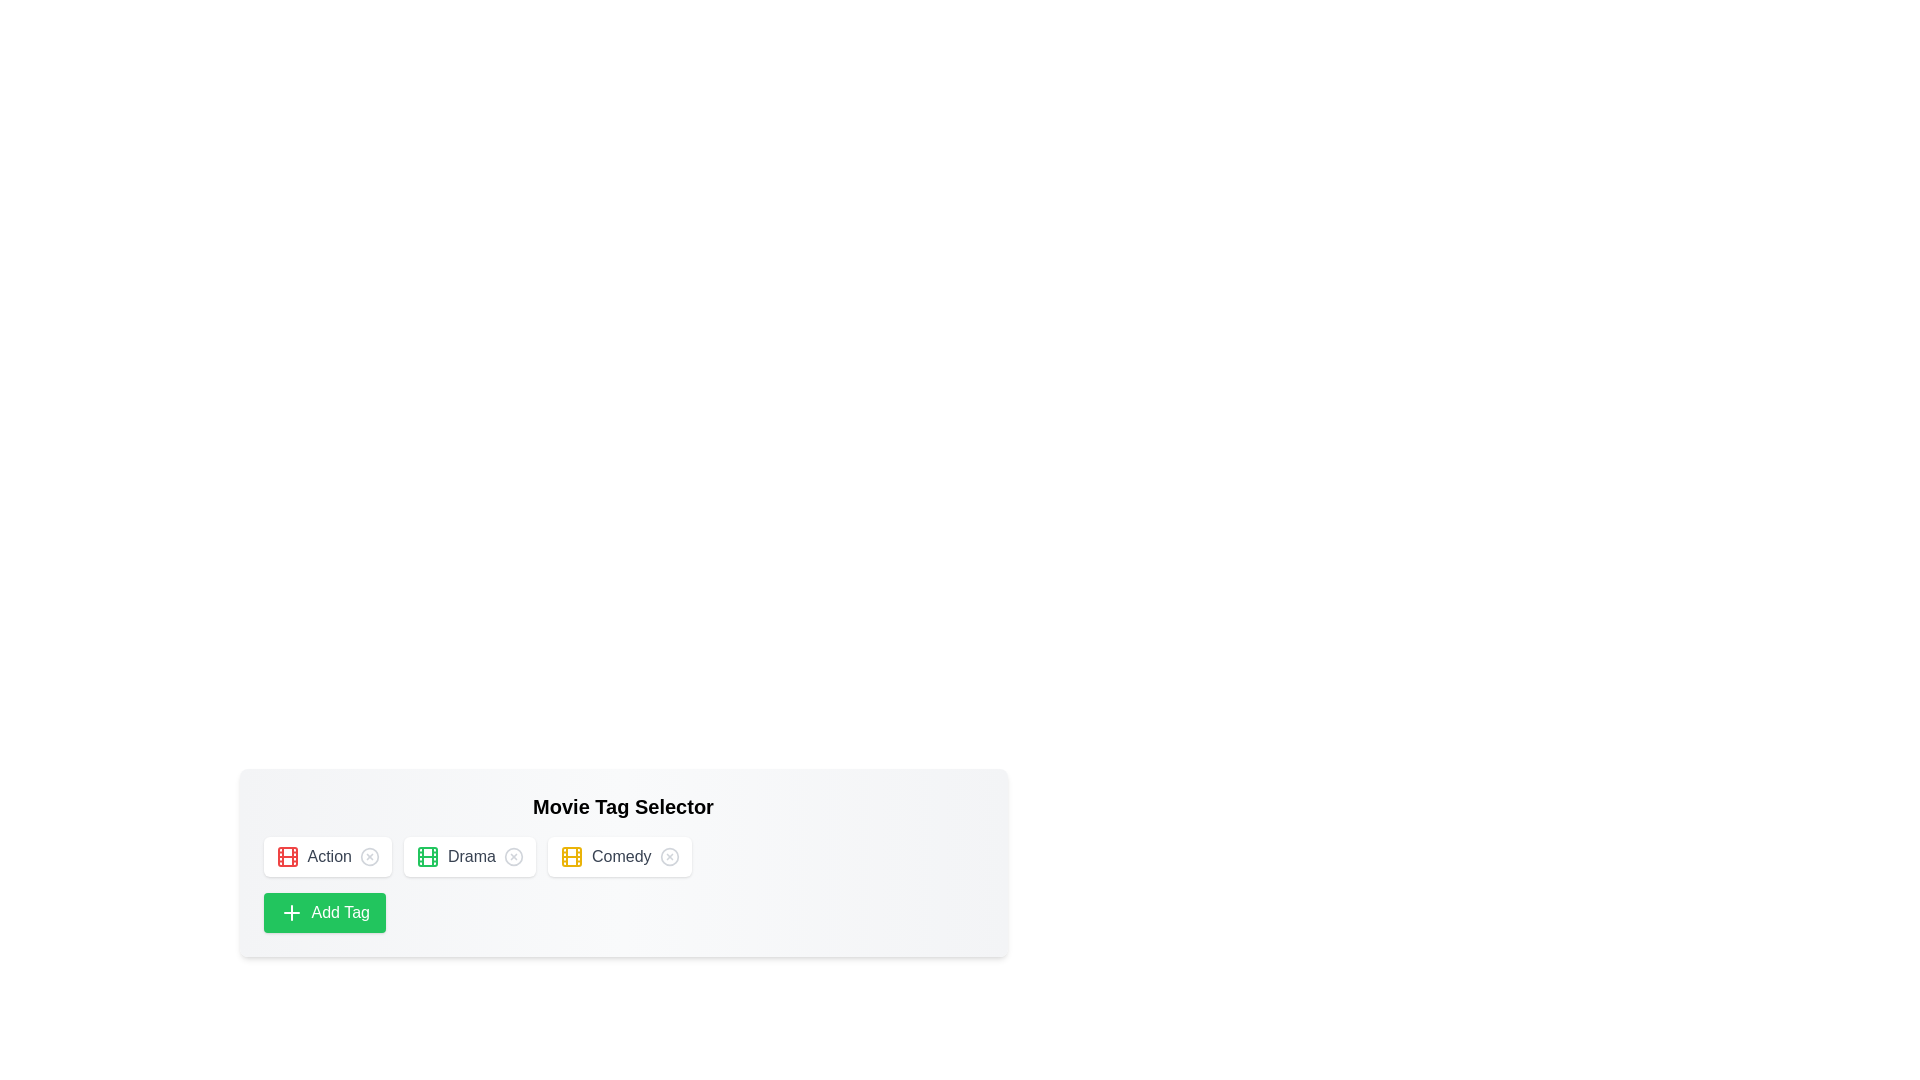  I want to click on the tag with name Action by clicking its 'X' icon, so click(369, 855).